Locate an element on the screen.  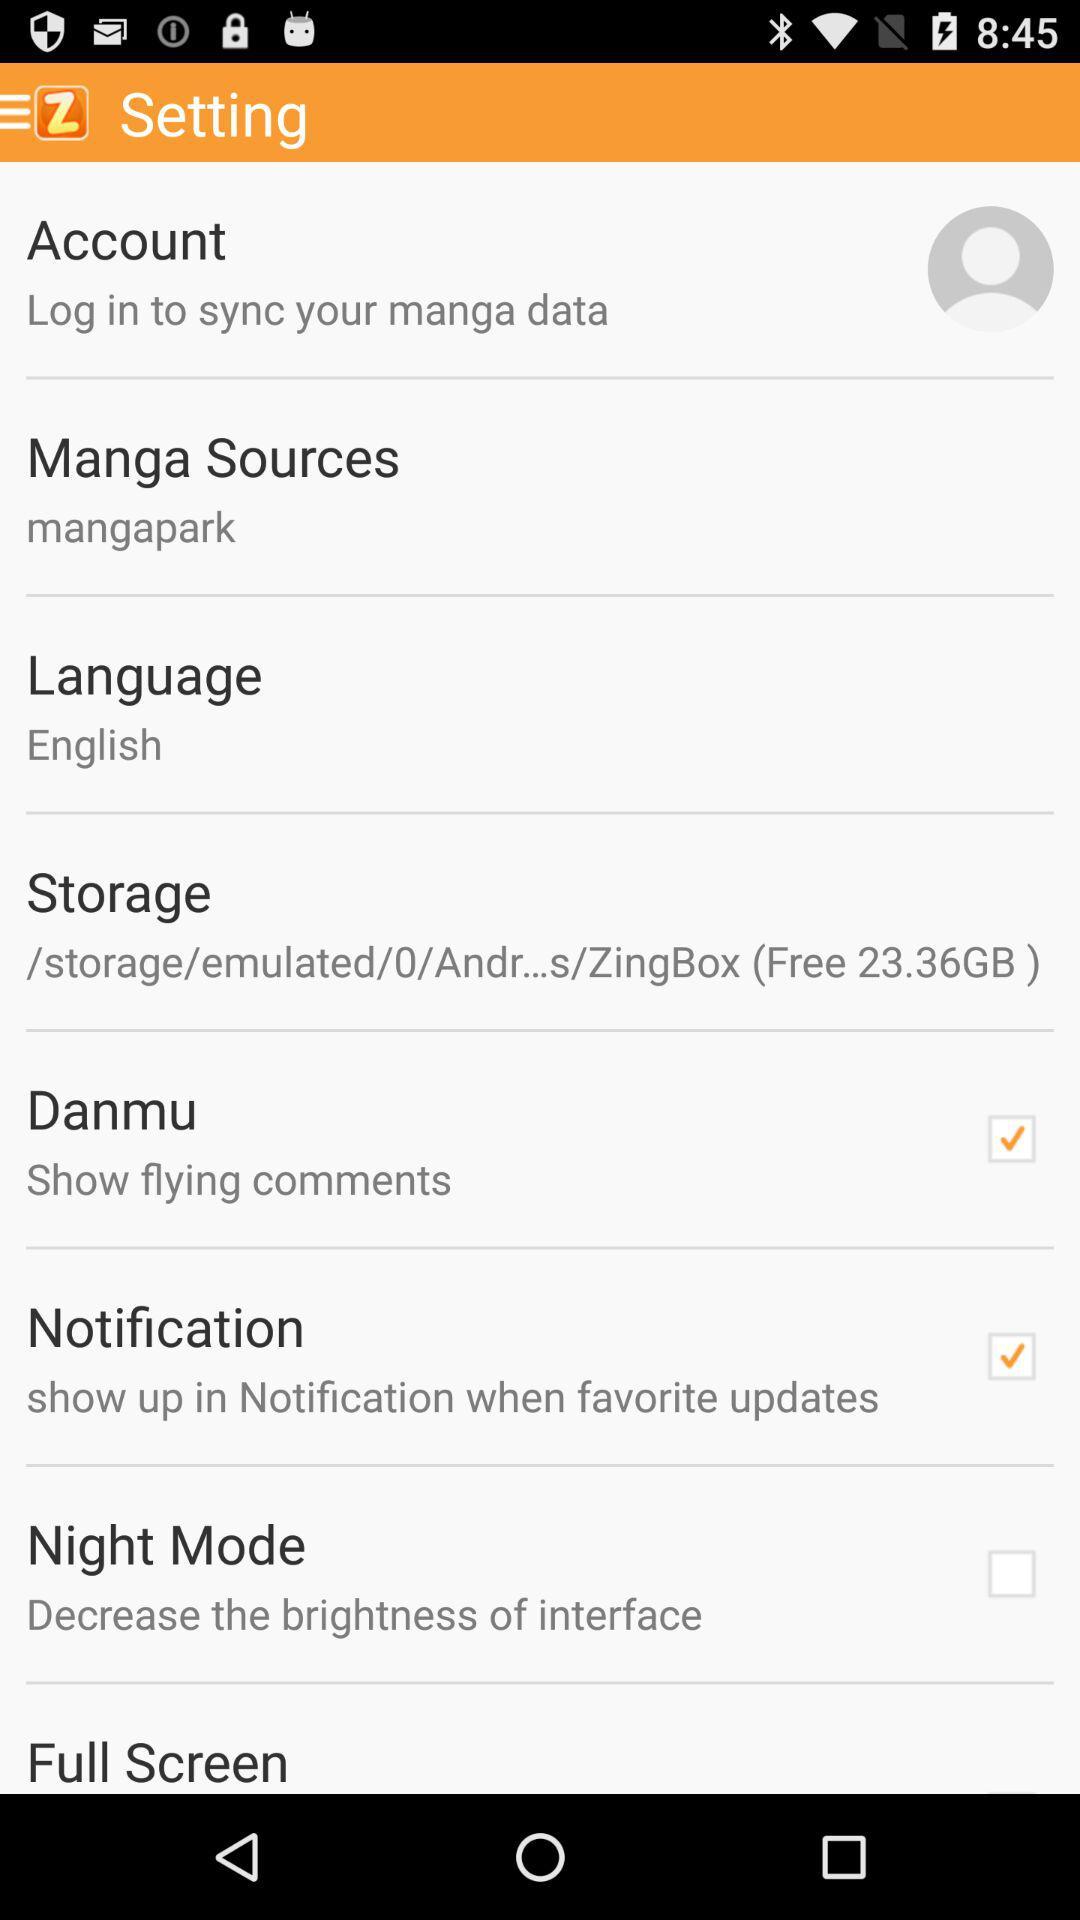
the item below the language icon is located at coordinates (540, 742).